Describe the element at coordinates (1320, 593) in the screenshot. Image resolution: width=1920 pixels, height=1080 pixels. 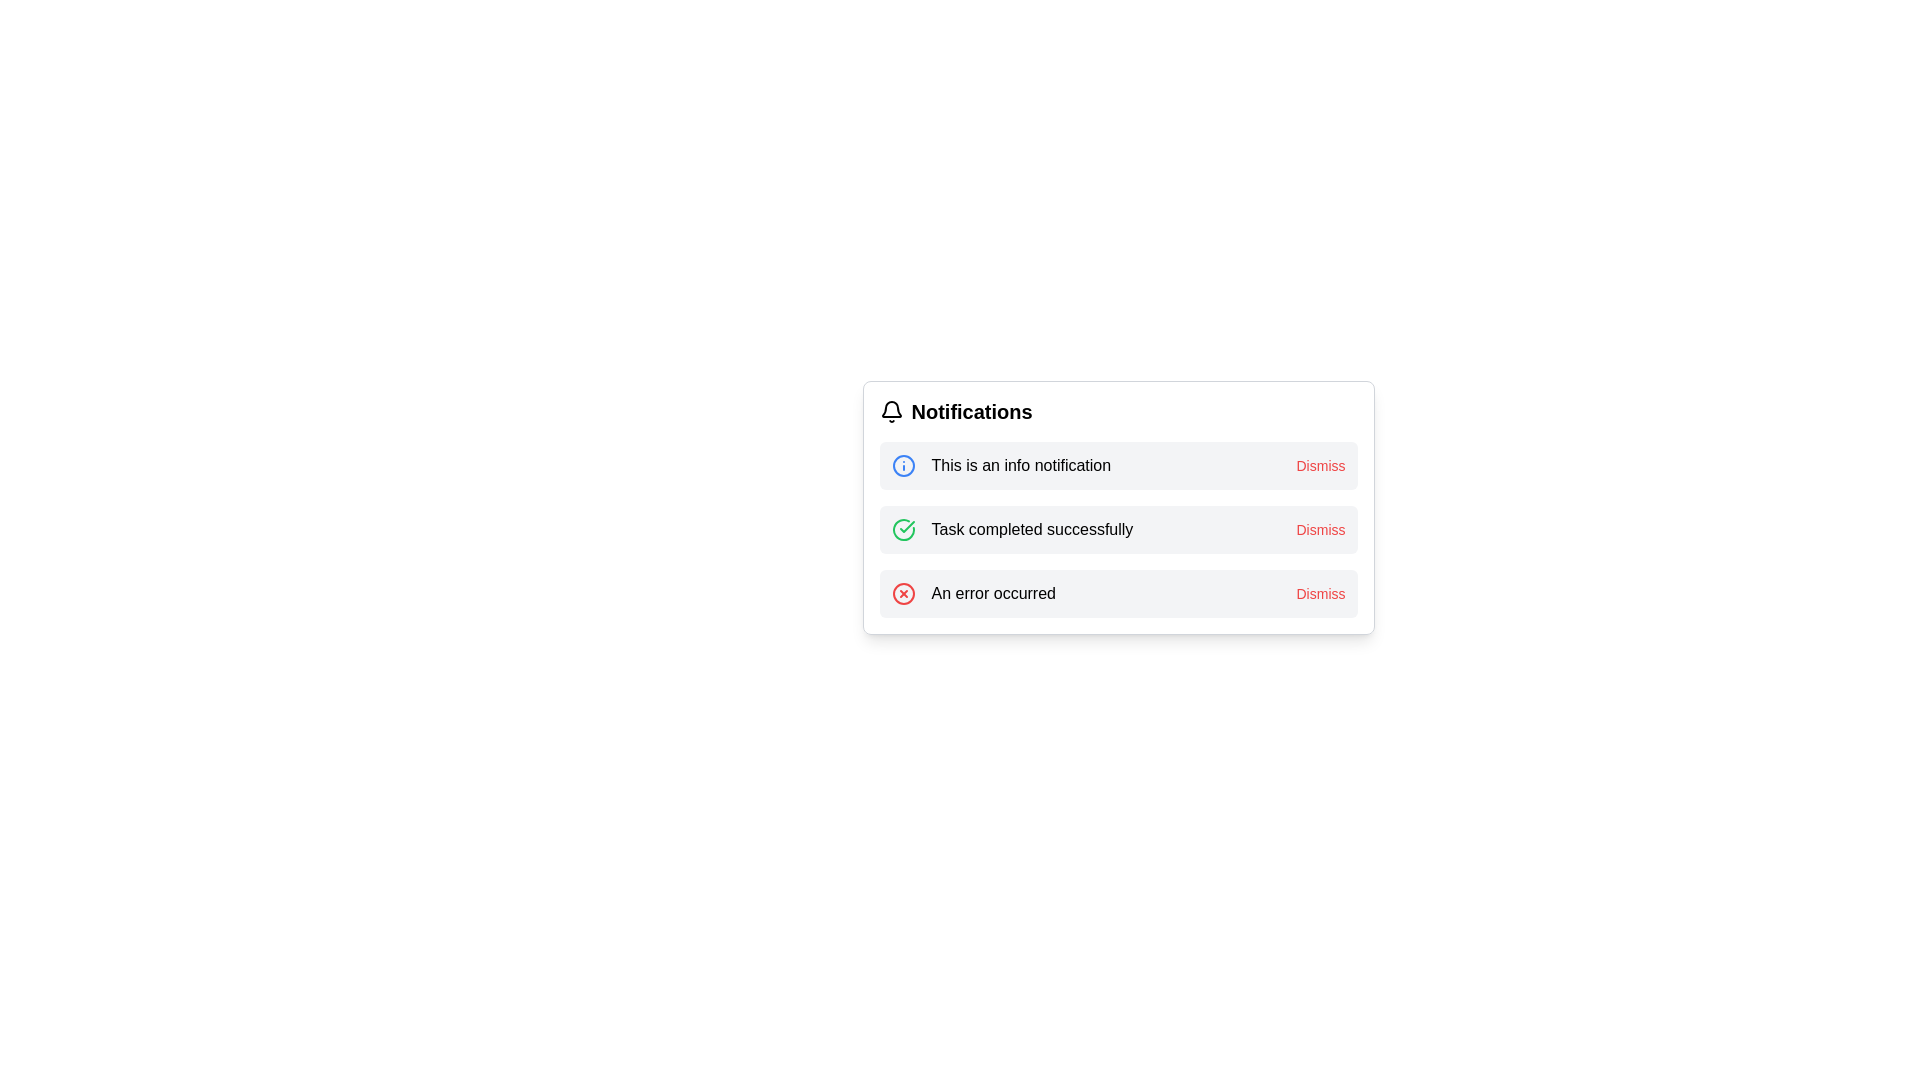
I see `the 'Dismiss' link styled as a text-based button, located at the far right of the notification bar containing the error message 'An error occurred'` at that location.